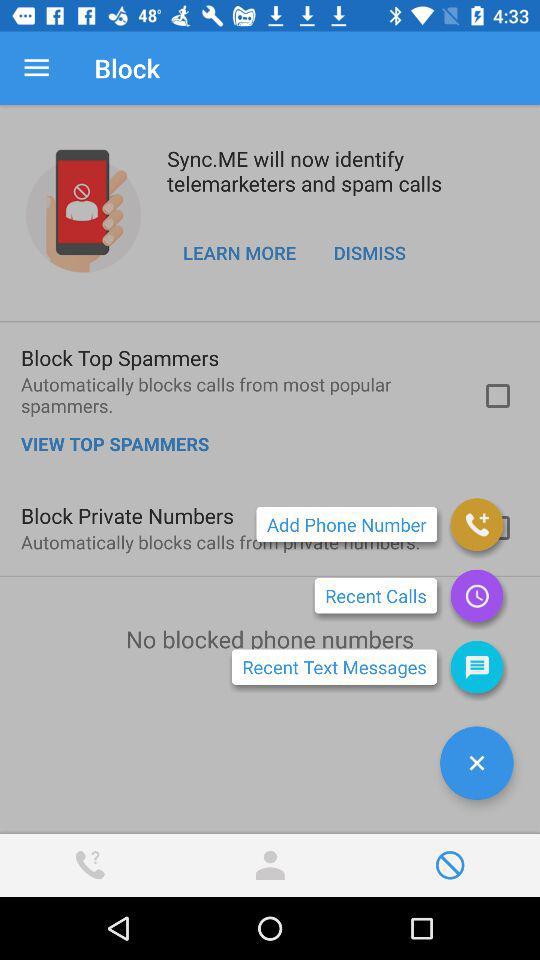  What do you see at coordinates (475, 523) in the screenshot?
I see `the call icon` at bounding box center [475, 523].